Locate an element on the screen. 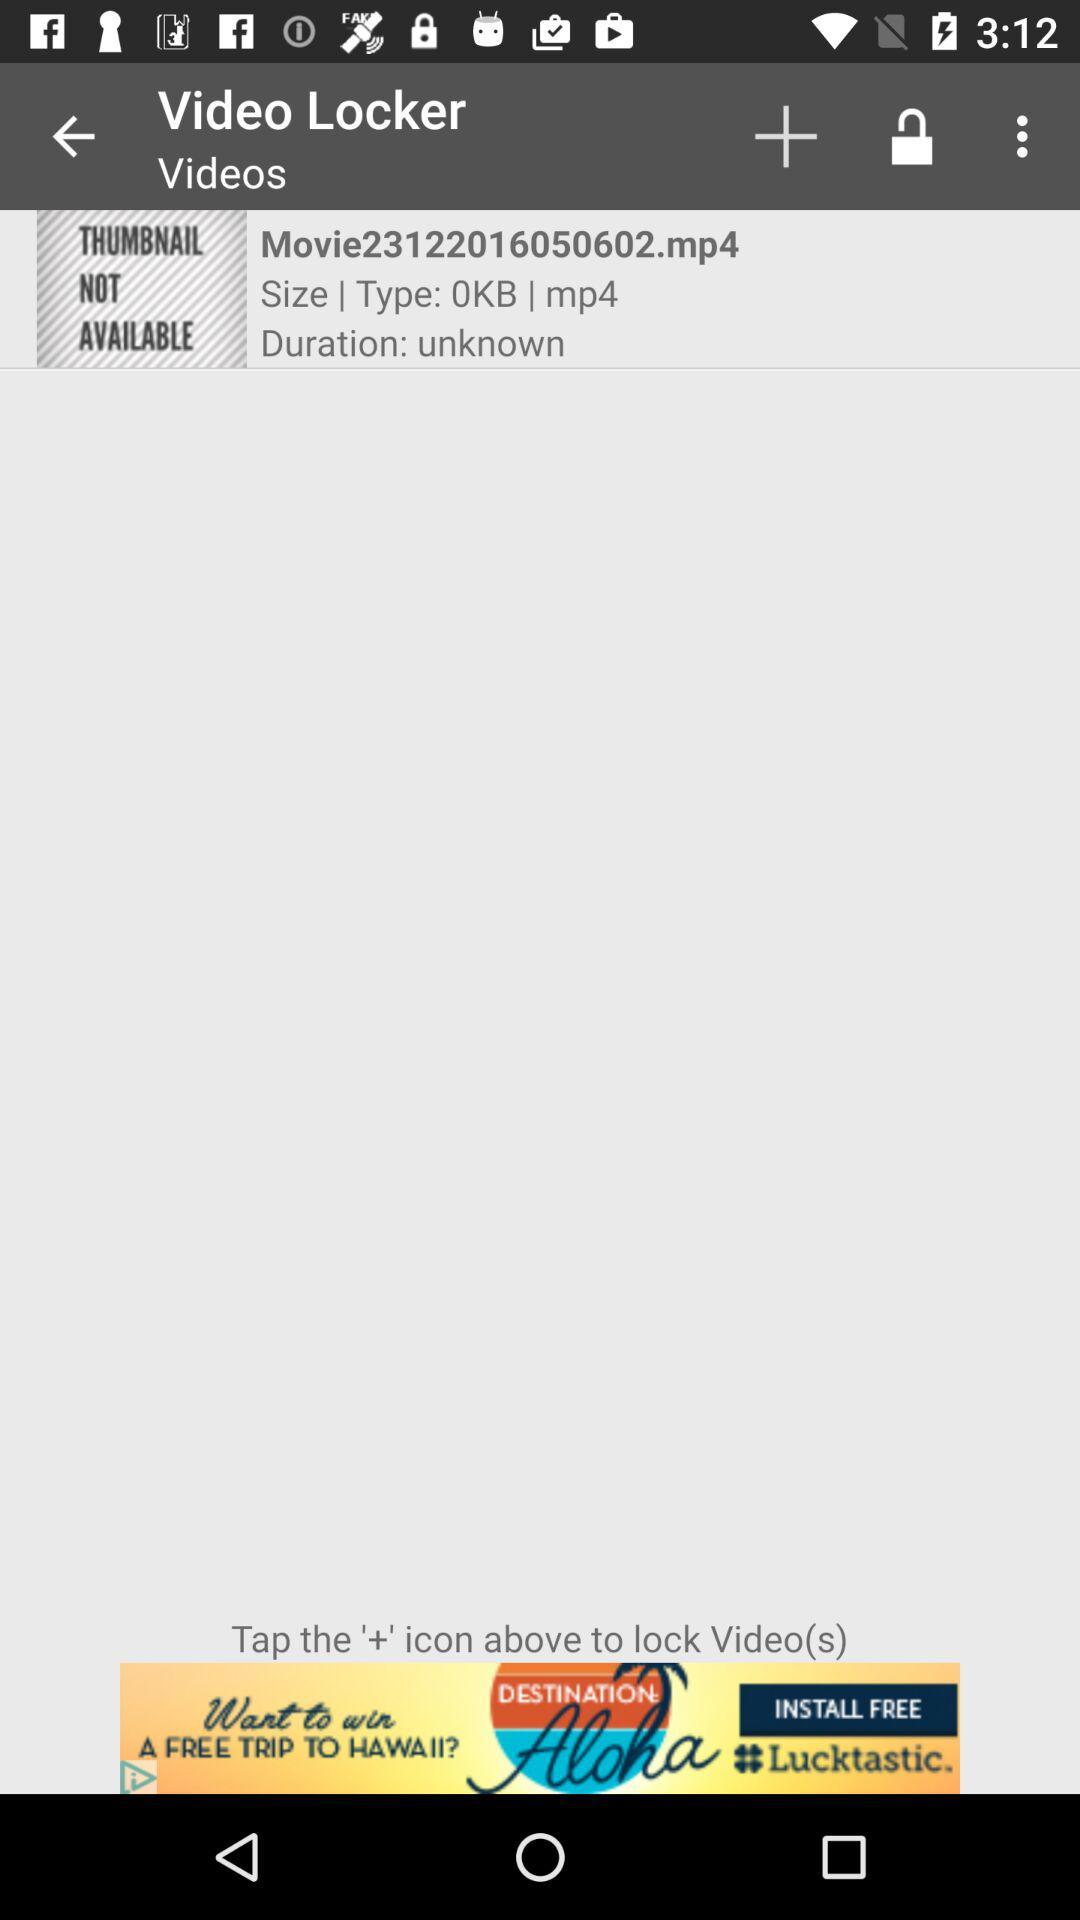 The image size is (1080, 1920). the movie23122016050602.mp4 item is located at coordinates (521, 242).